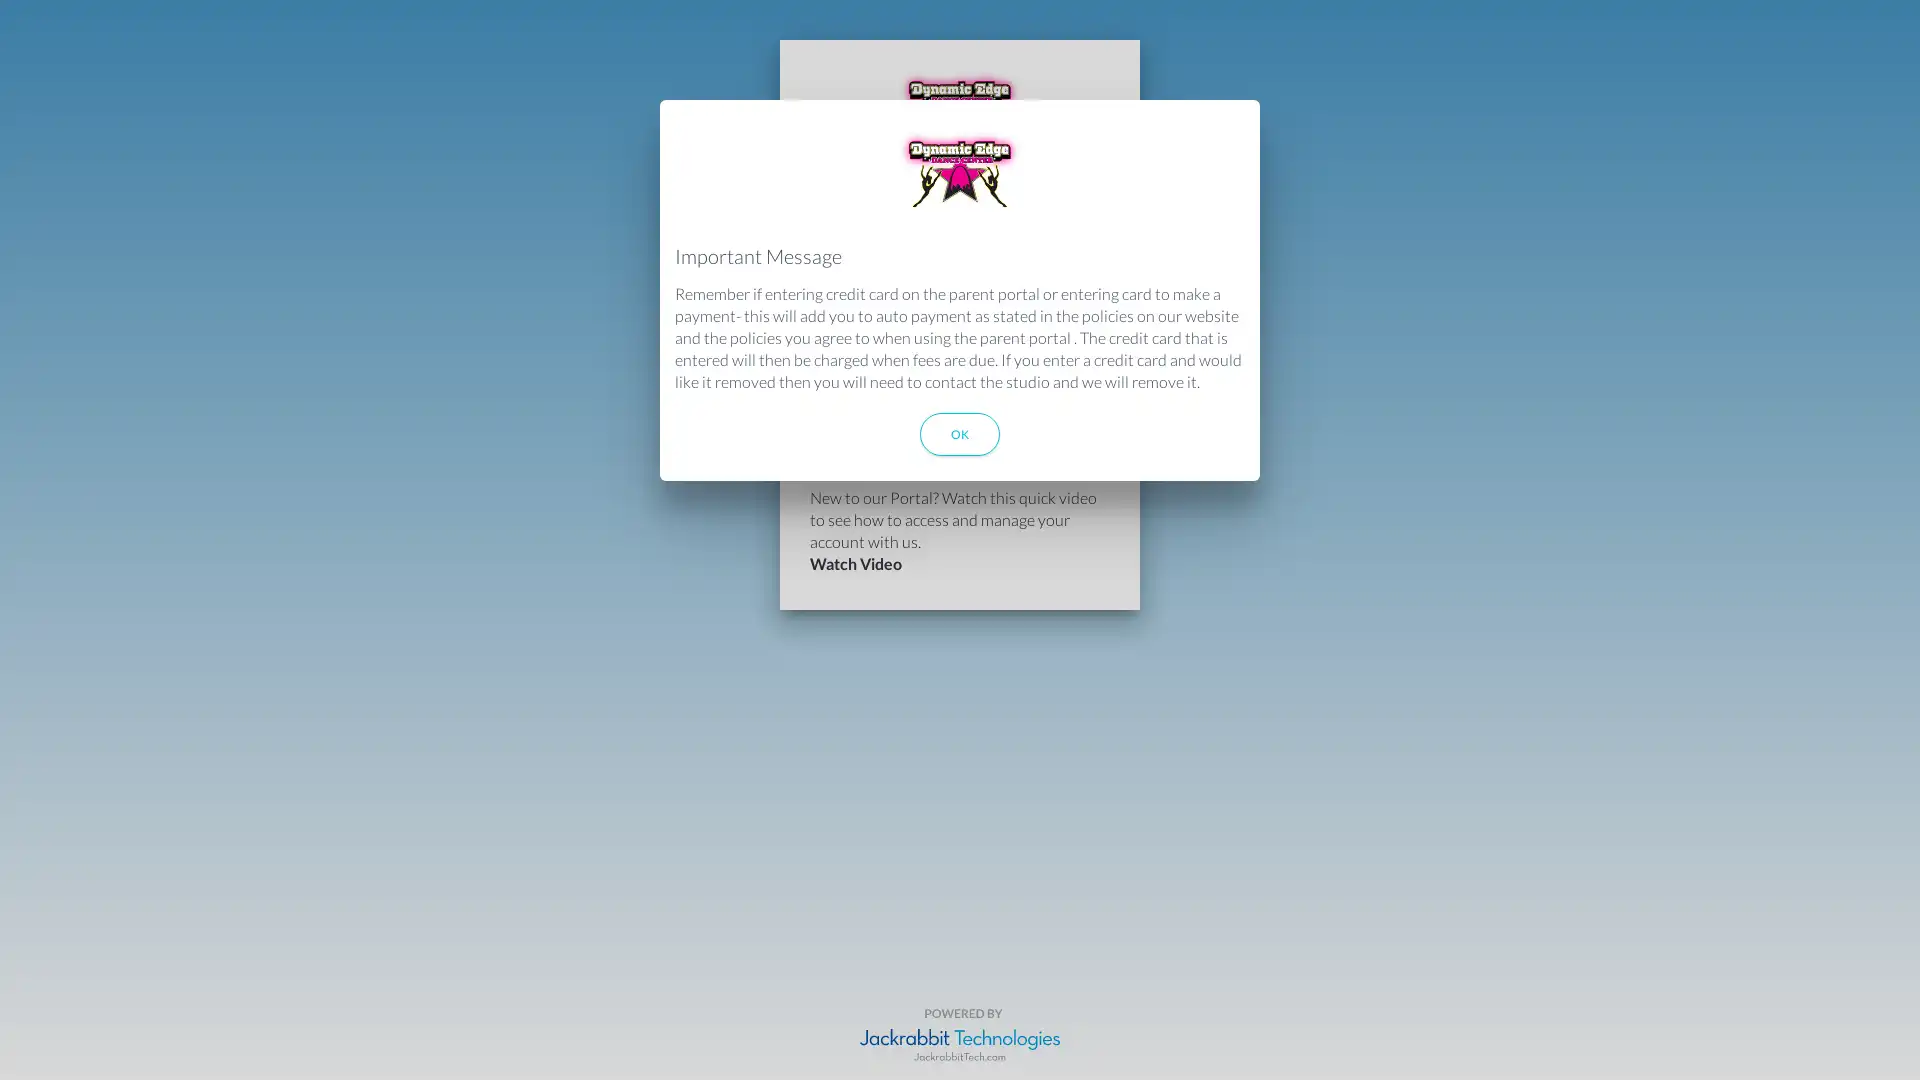  Describe the element at coordinates (960, 433) in the screenshot. I see `OK` at that location.